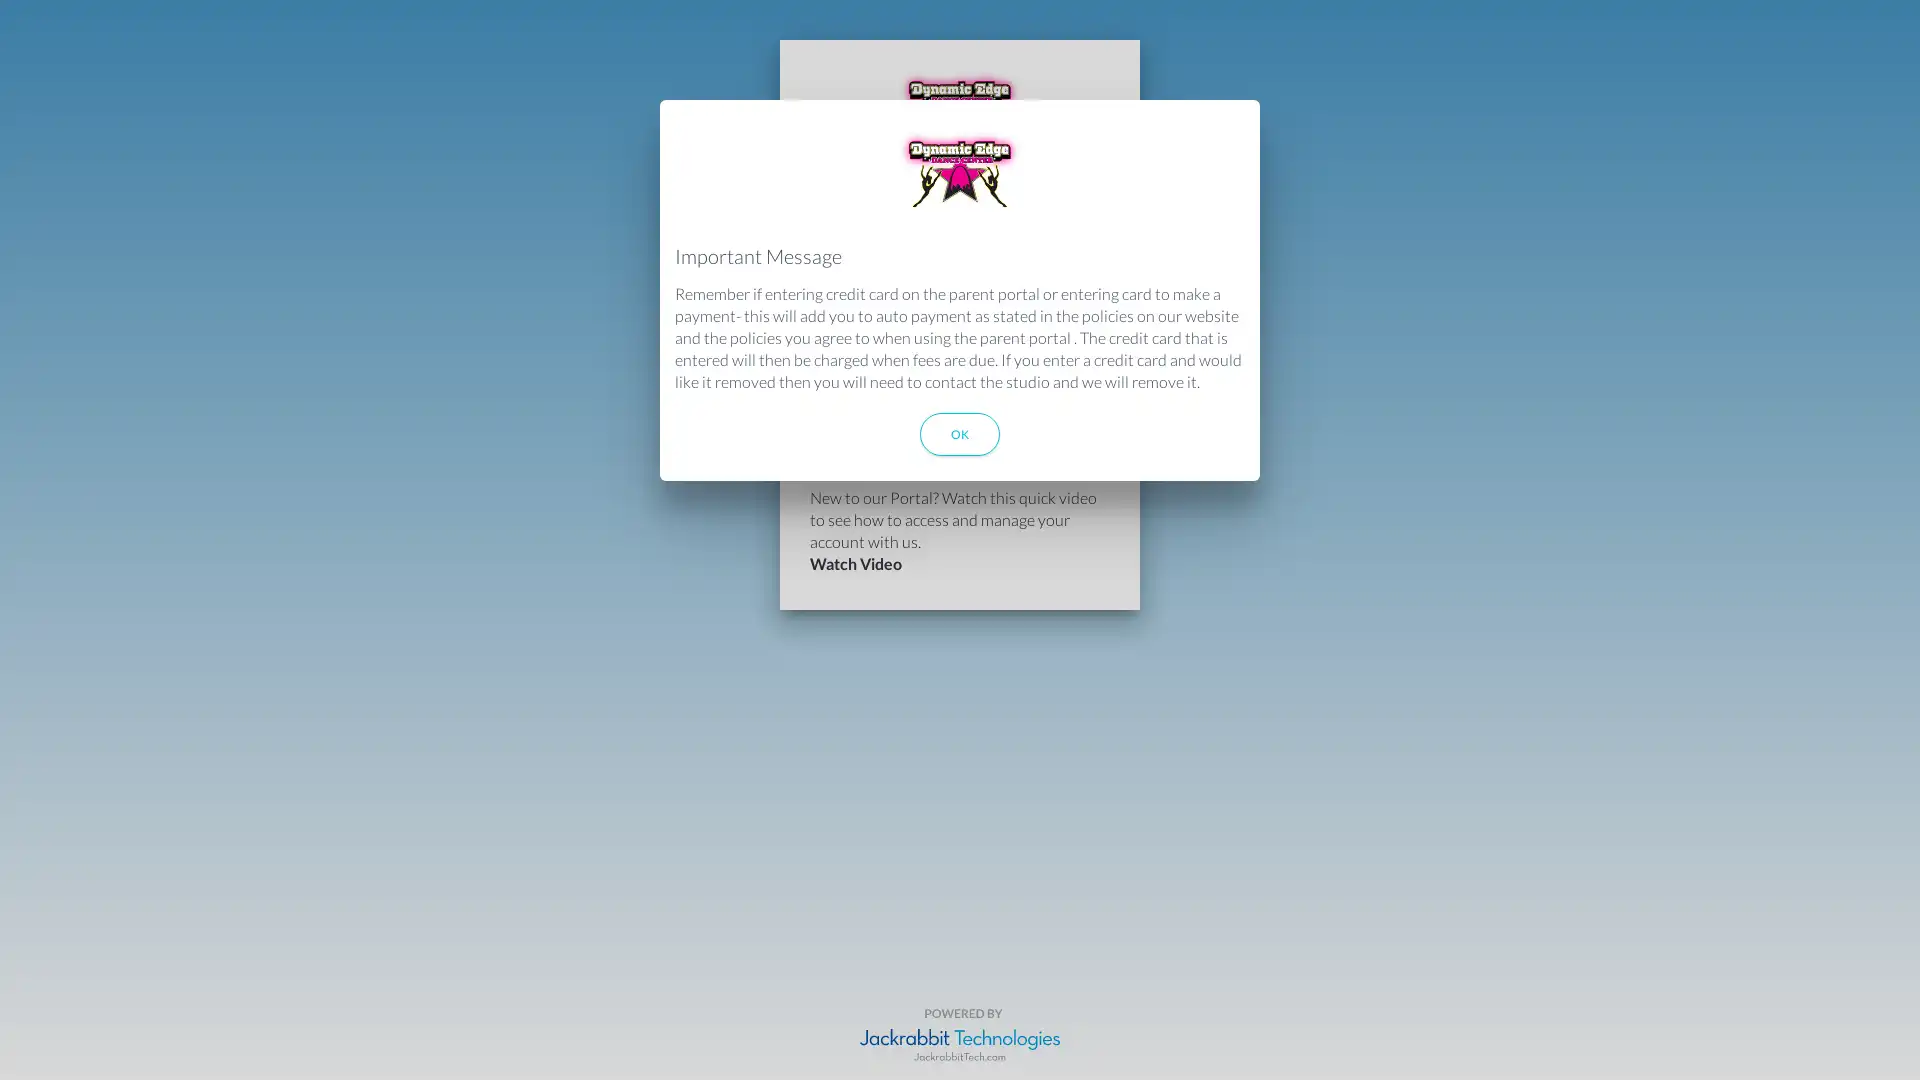  Describe the element at coordinates (960, 433) in the screenshot. I see `OK` at that location.